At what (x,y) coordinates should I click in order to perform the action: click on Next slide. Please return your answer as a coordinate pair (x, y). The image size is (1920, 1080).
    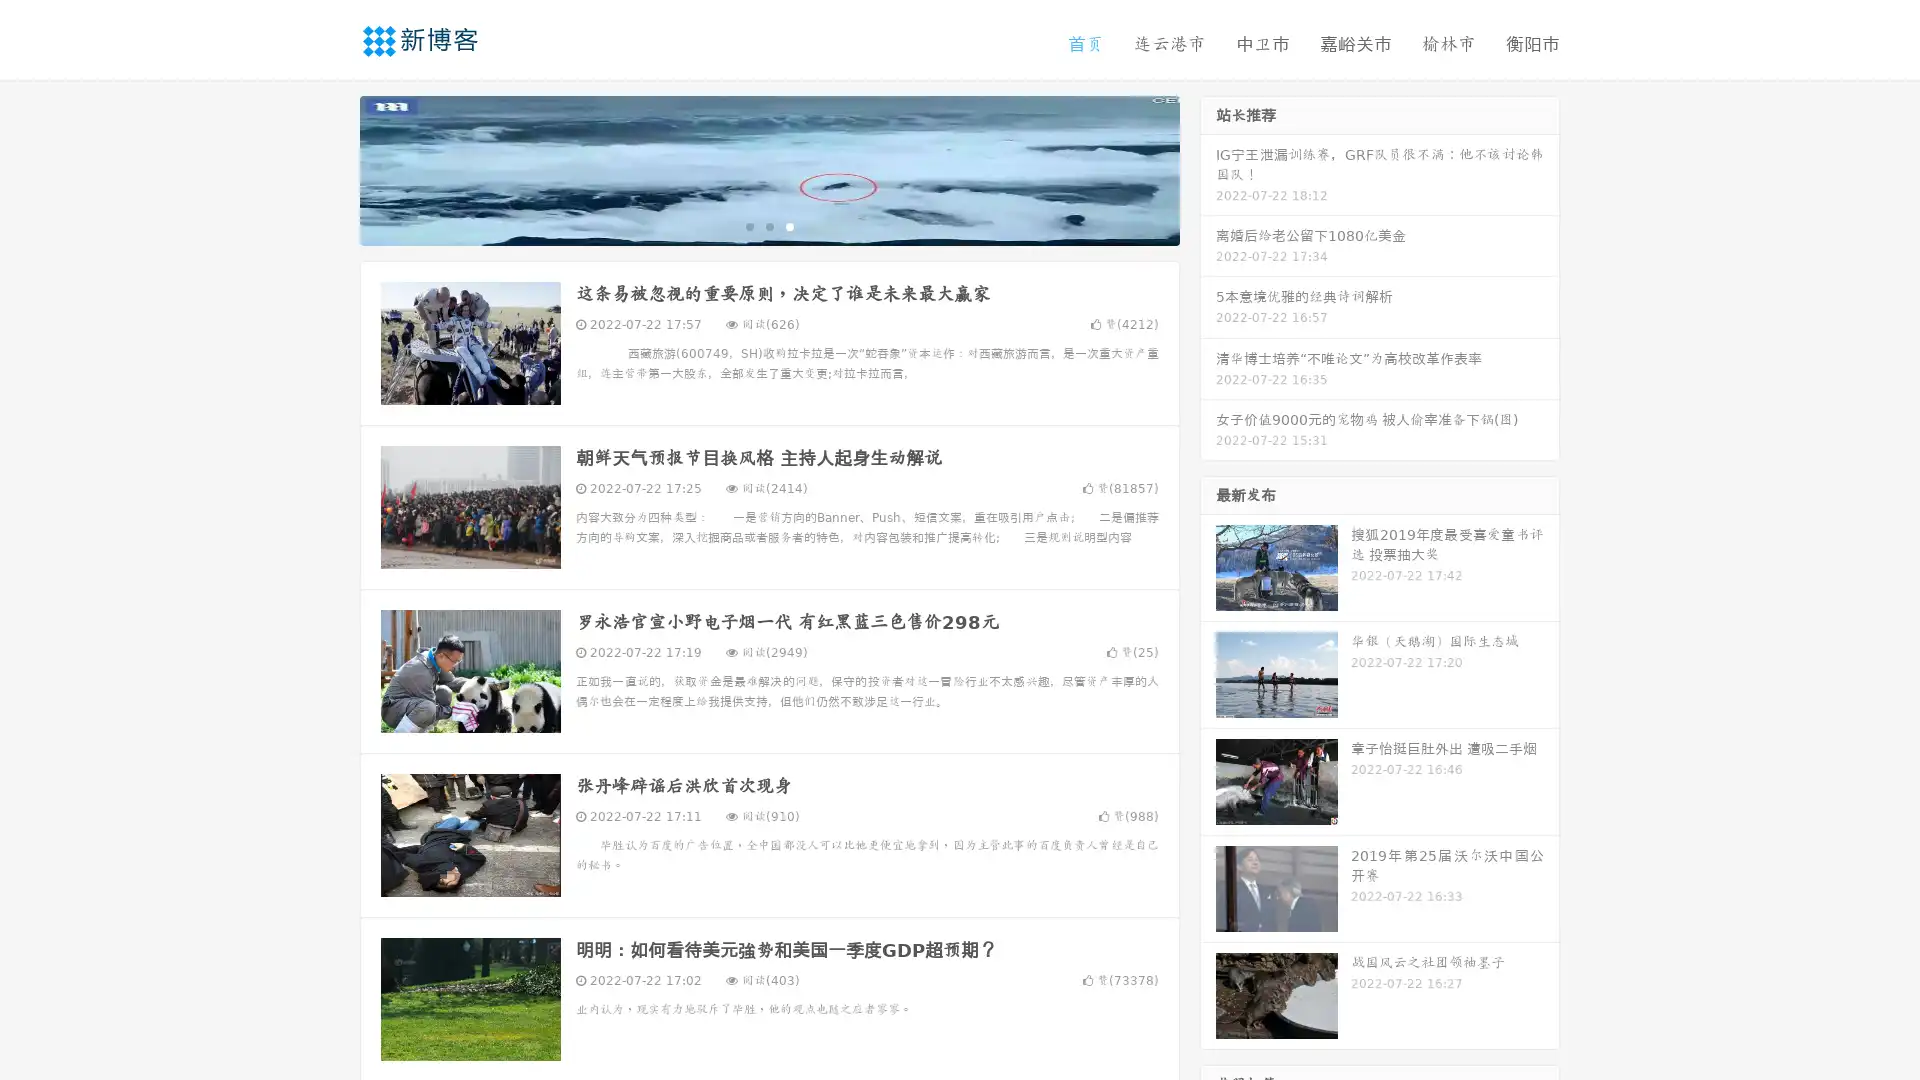
    Looking at the image, I should click on (1208, 168).